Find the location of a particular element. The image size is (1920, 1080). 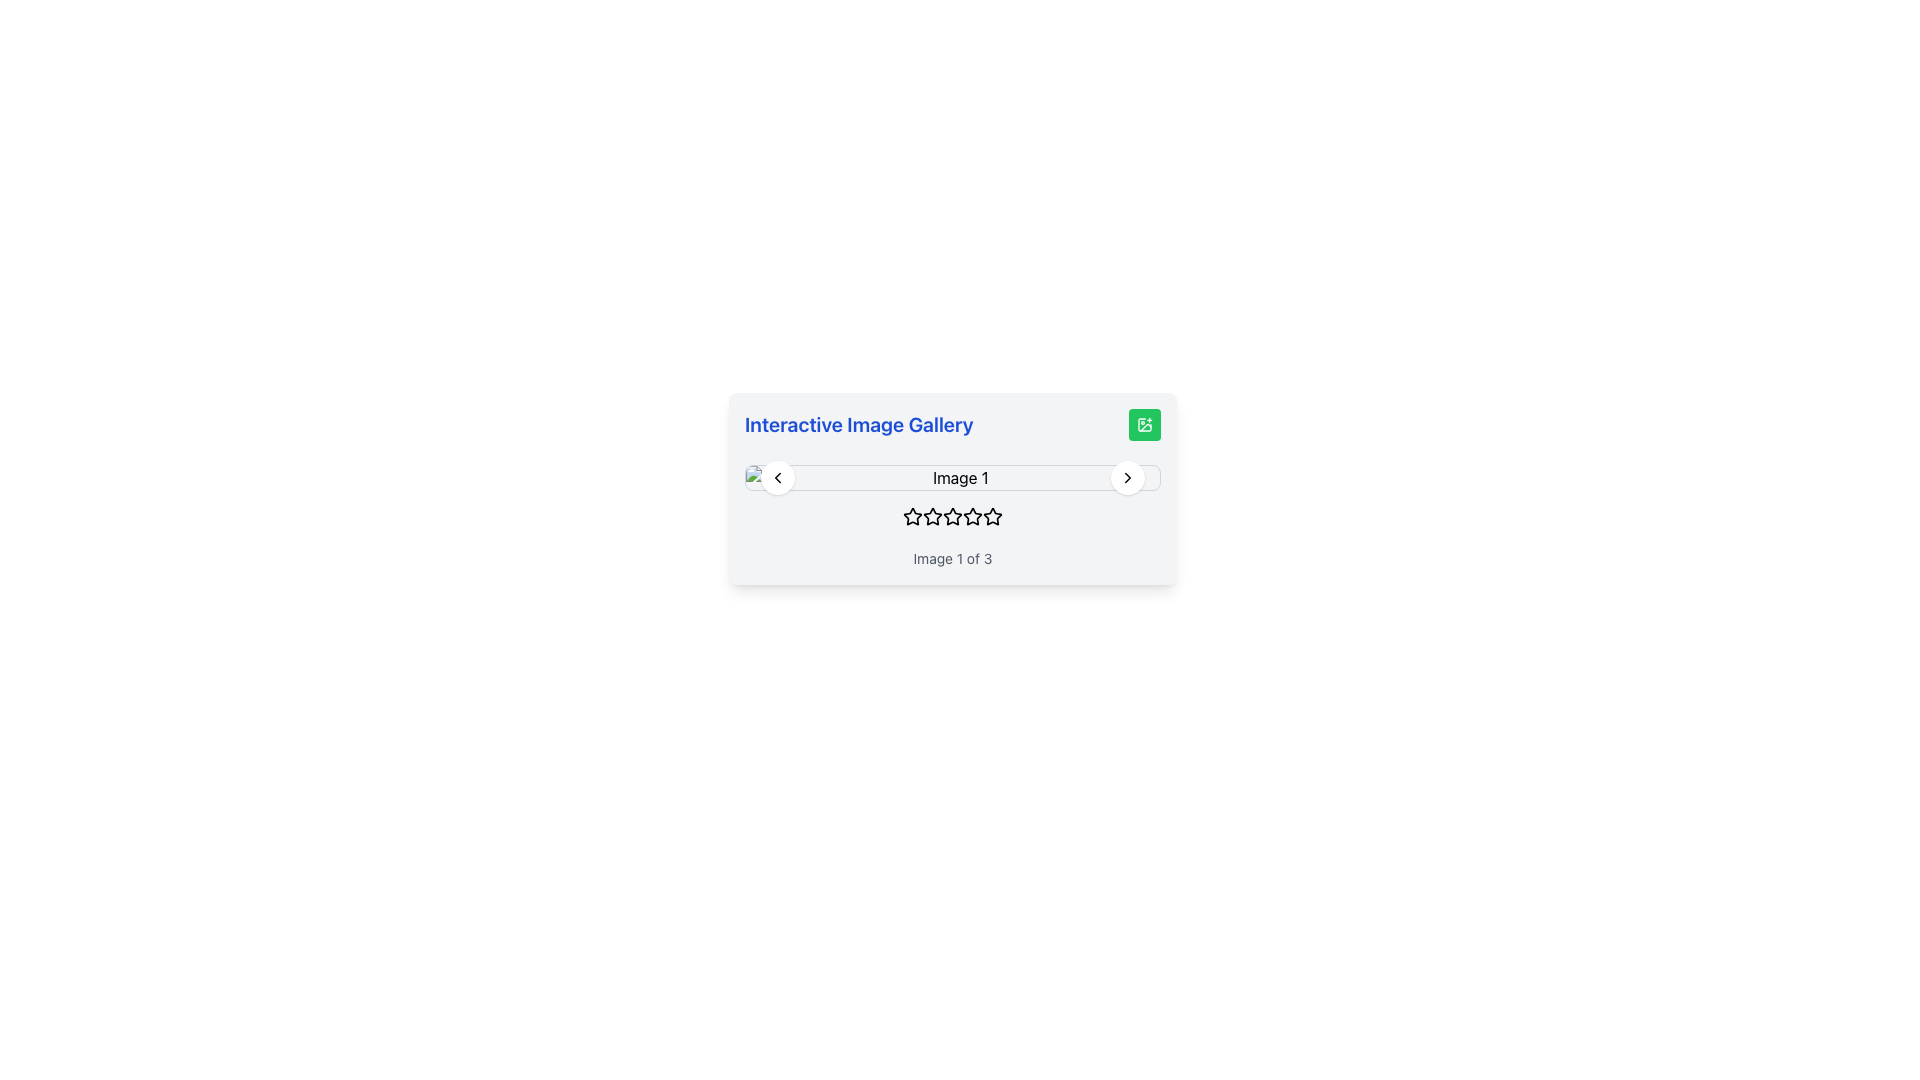

text label that indicates the current image's position in the gallery, which is uniquely identifiable as the only textual element conveying the image index is located at coordinates (952, 559).